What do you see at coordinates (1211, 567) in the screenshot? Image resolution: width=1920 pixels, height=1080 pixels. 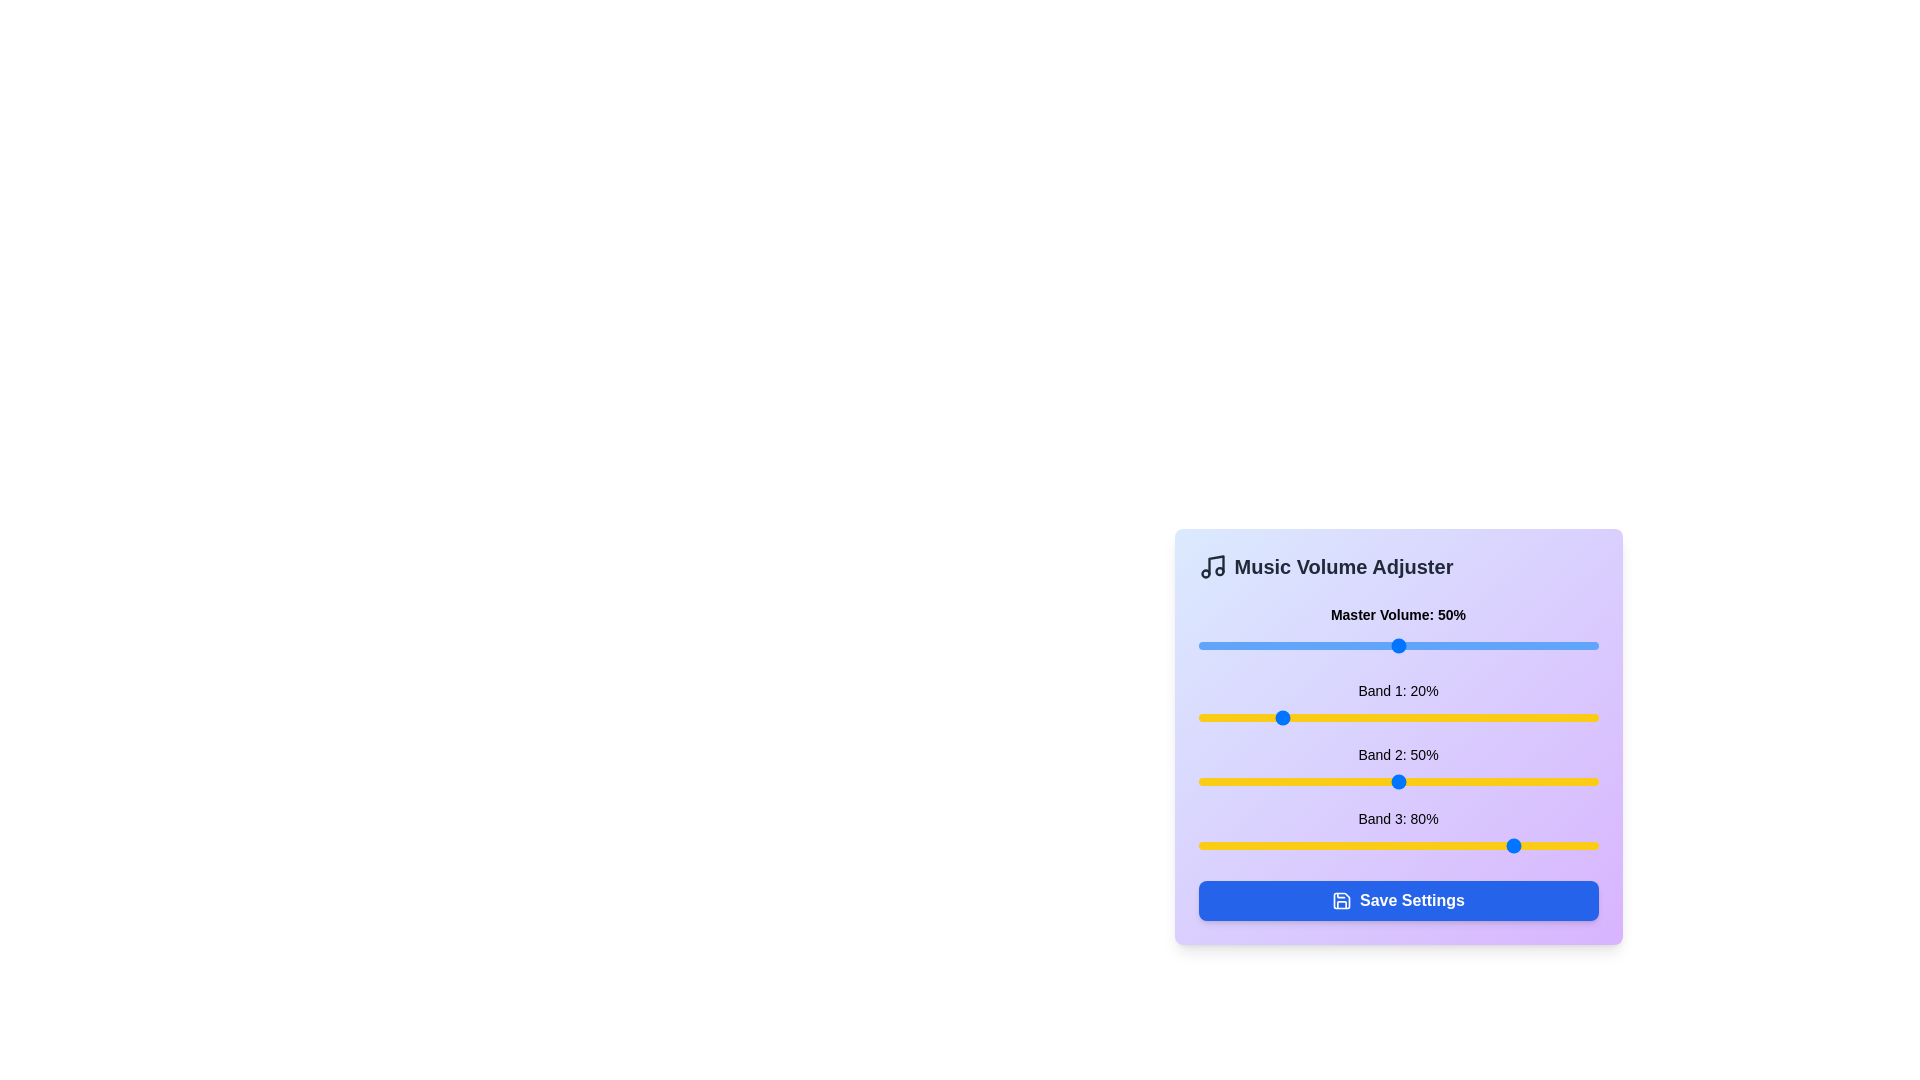 I see `the music volume adjuster icon located at the top-left corner of the 'Music Volume Adjuster' section` at bounding box center [1211, 567].